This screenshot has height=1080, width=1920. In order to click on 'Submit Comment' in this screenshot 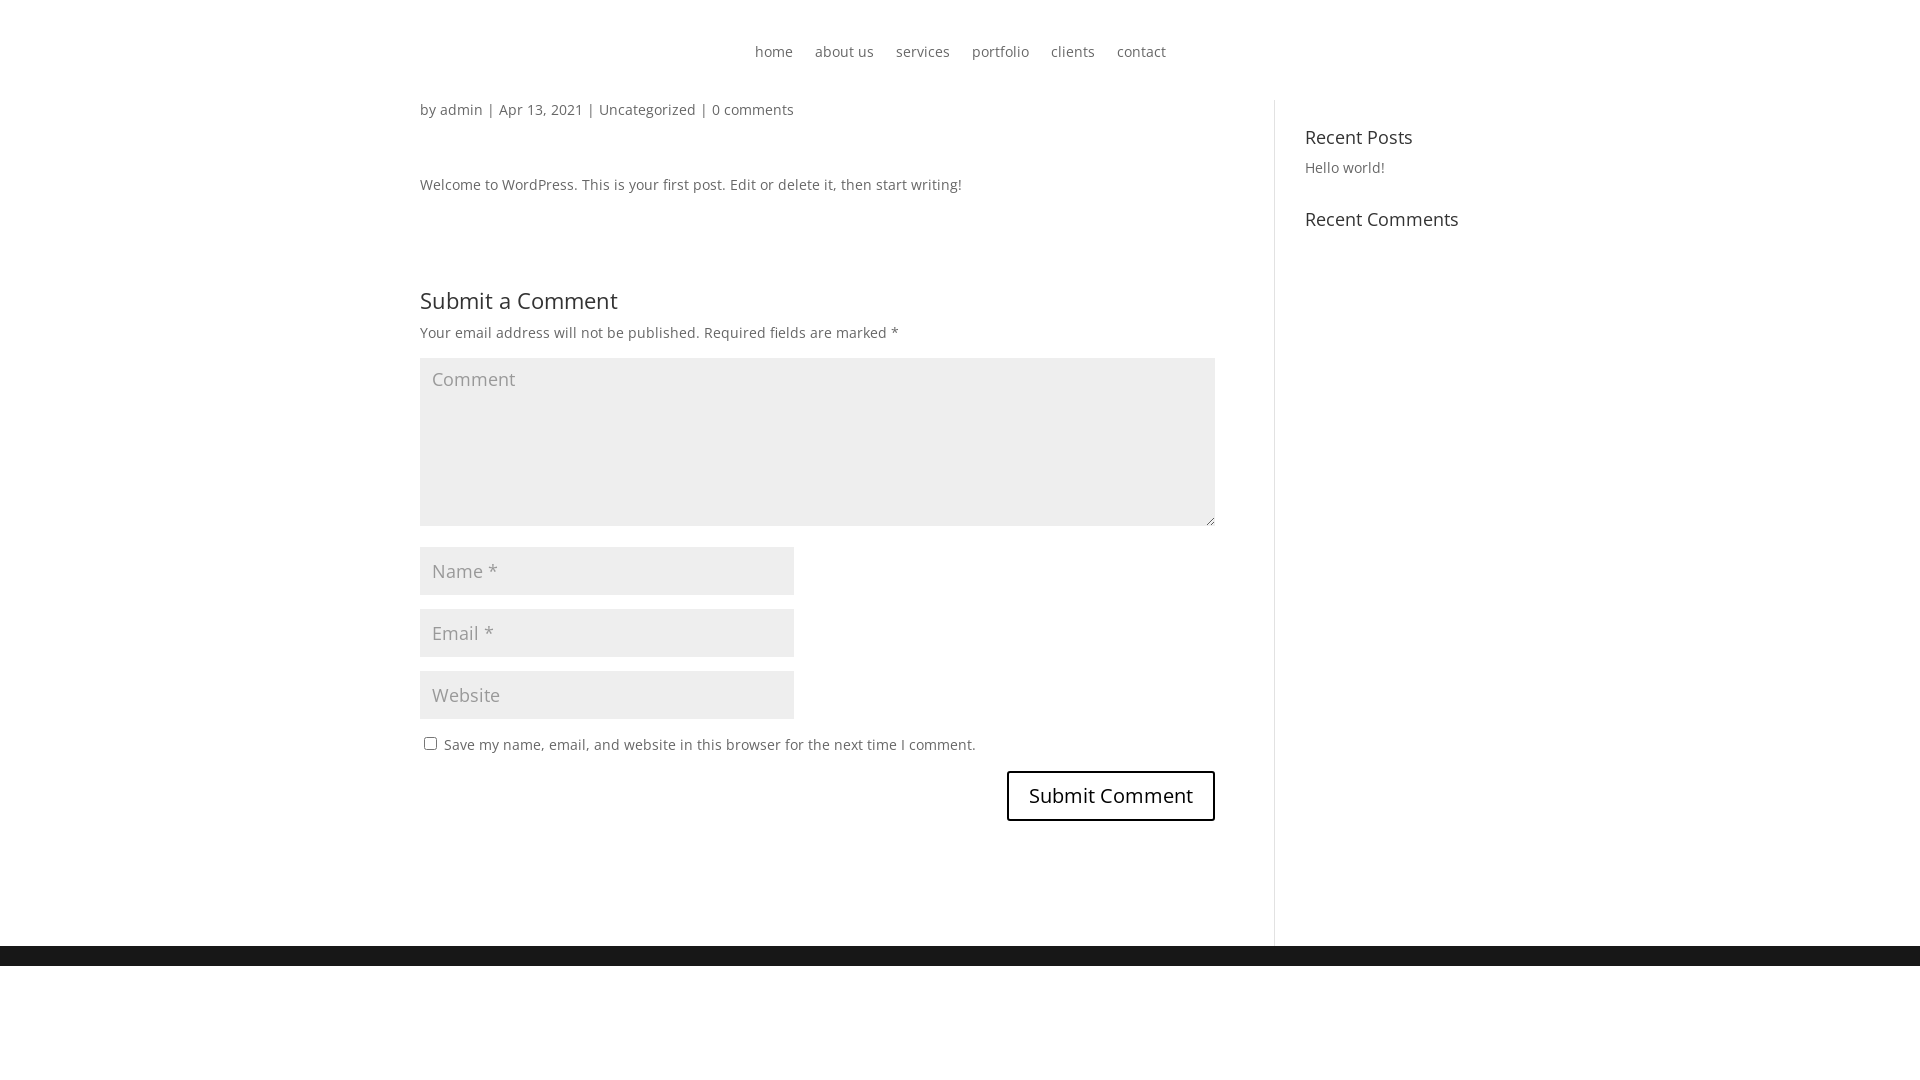, I will do `click(1109, 794)`.